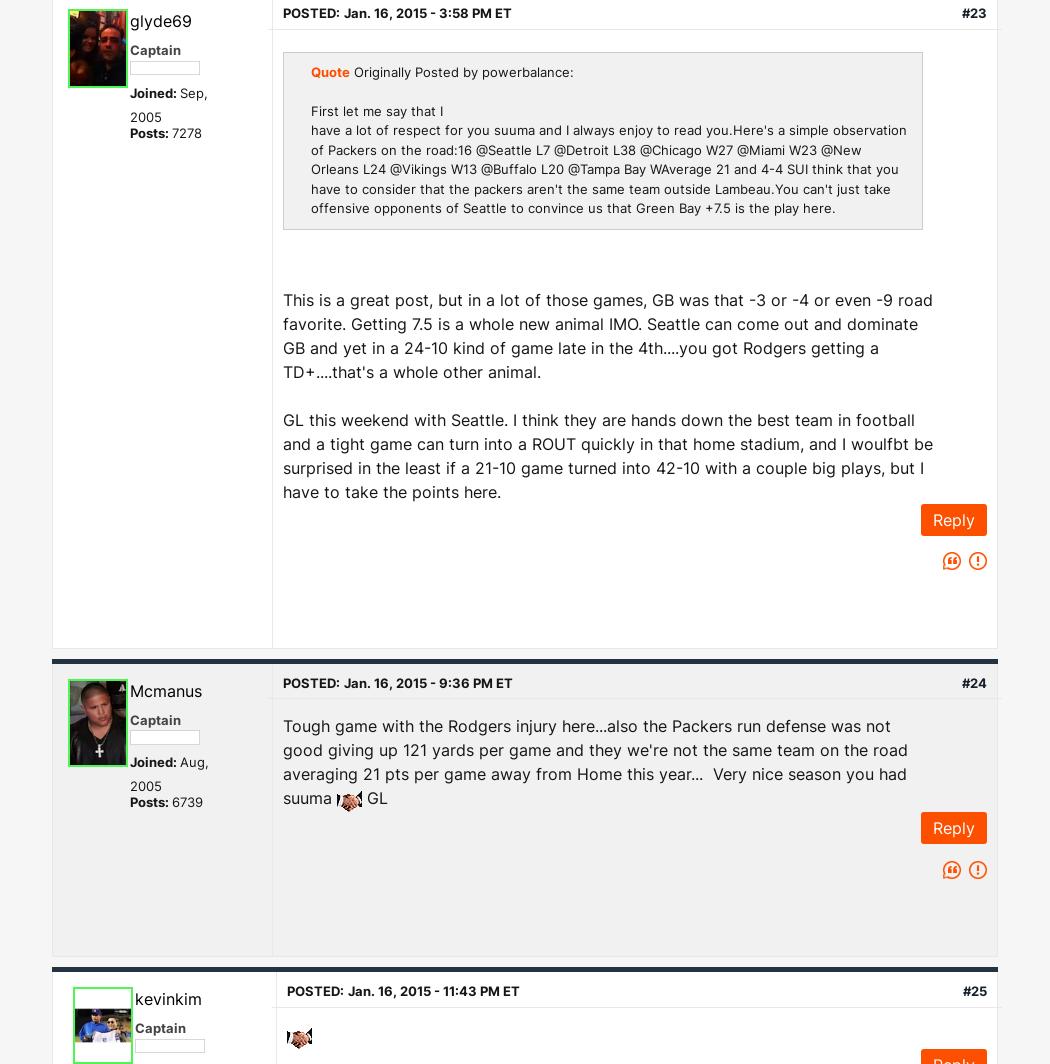 The height and width of the screenshot is (1064, 1050). I want to click on 'First let me say that I', so click(376, 110).